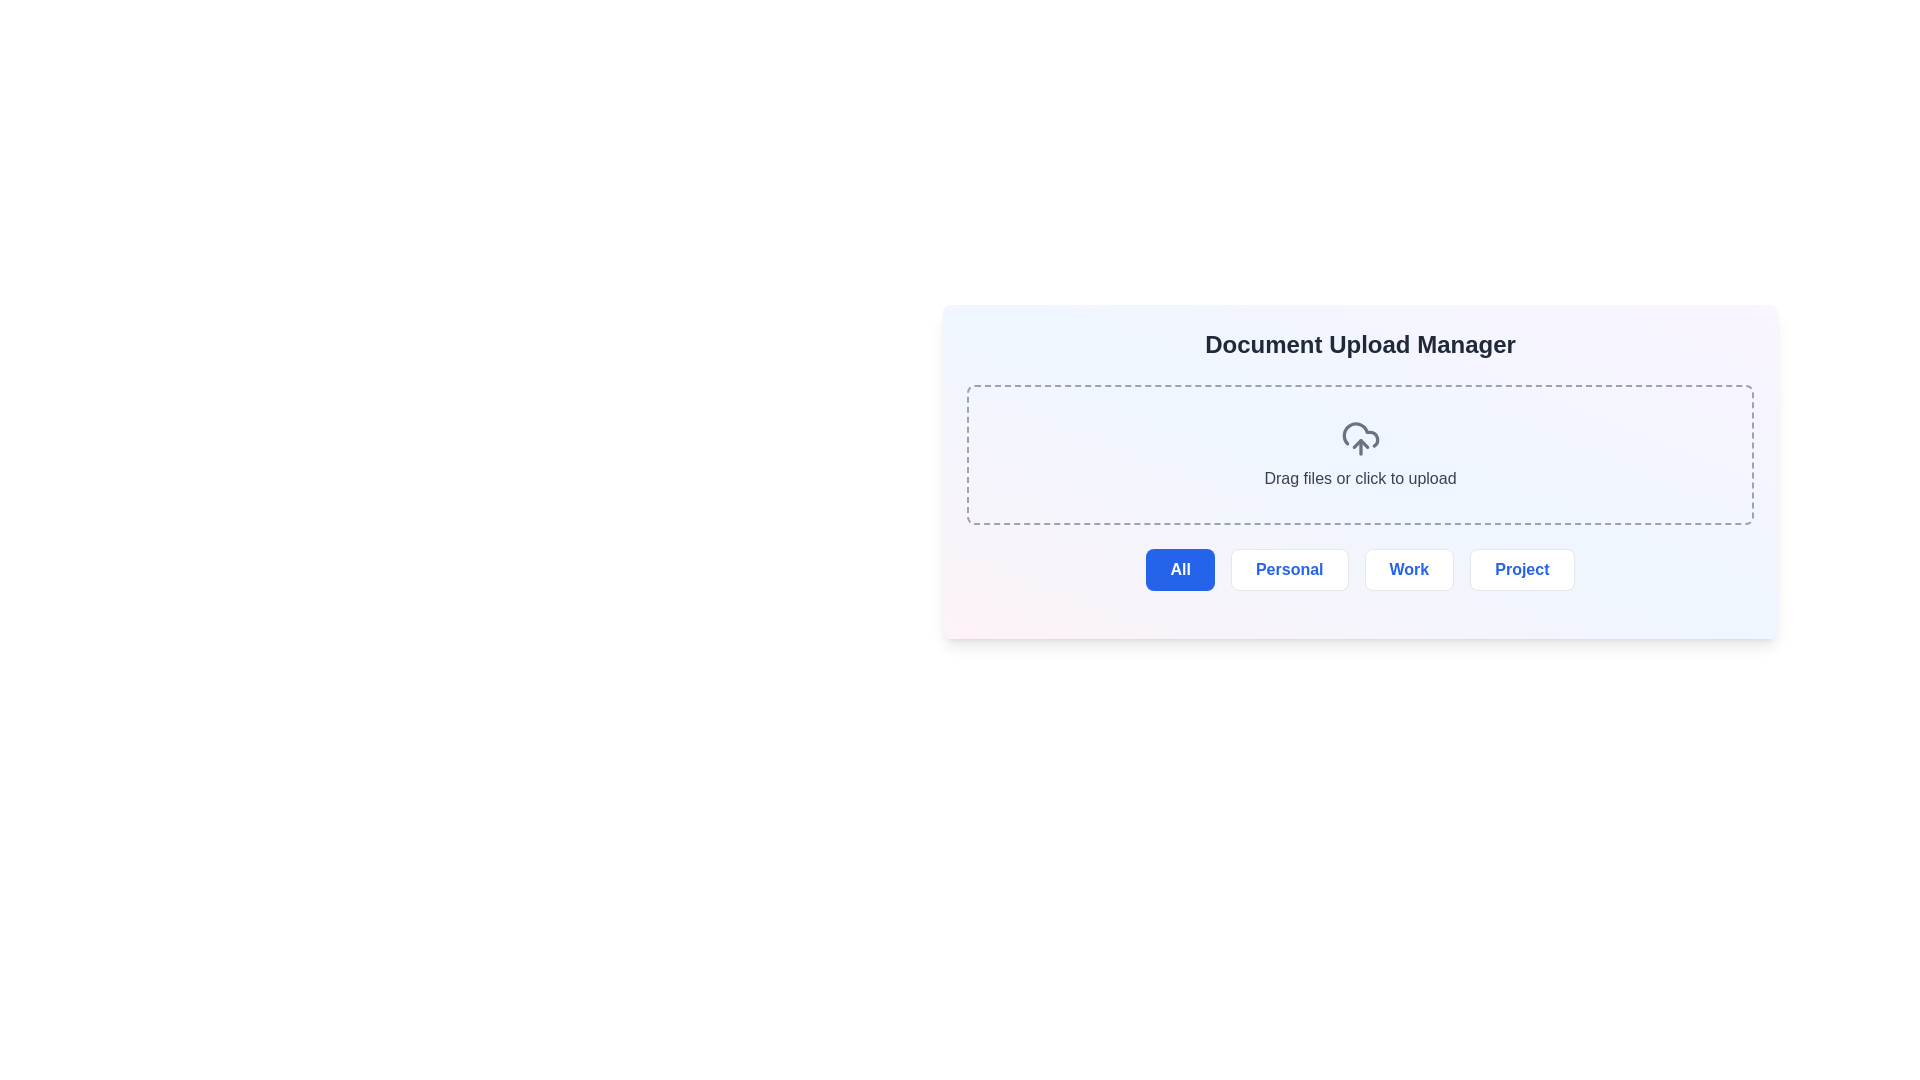  What do you see at coordinates (1360, 438) in the screenshot?
I see `the cloud icon with an upward arrow, which is located above the text 'Drag files or click to upload' and is centered within a dashed-bordered area` at bounding box center [1360, 438].